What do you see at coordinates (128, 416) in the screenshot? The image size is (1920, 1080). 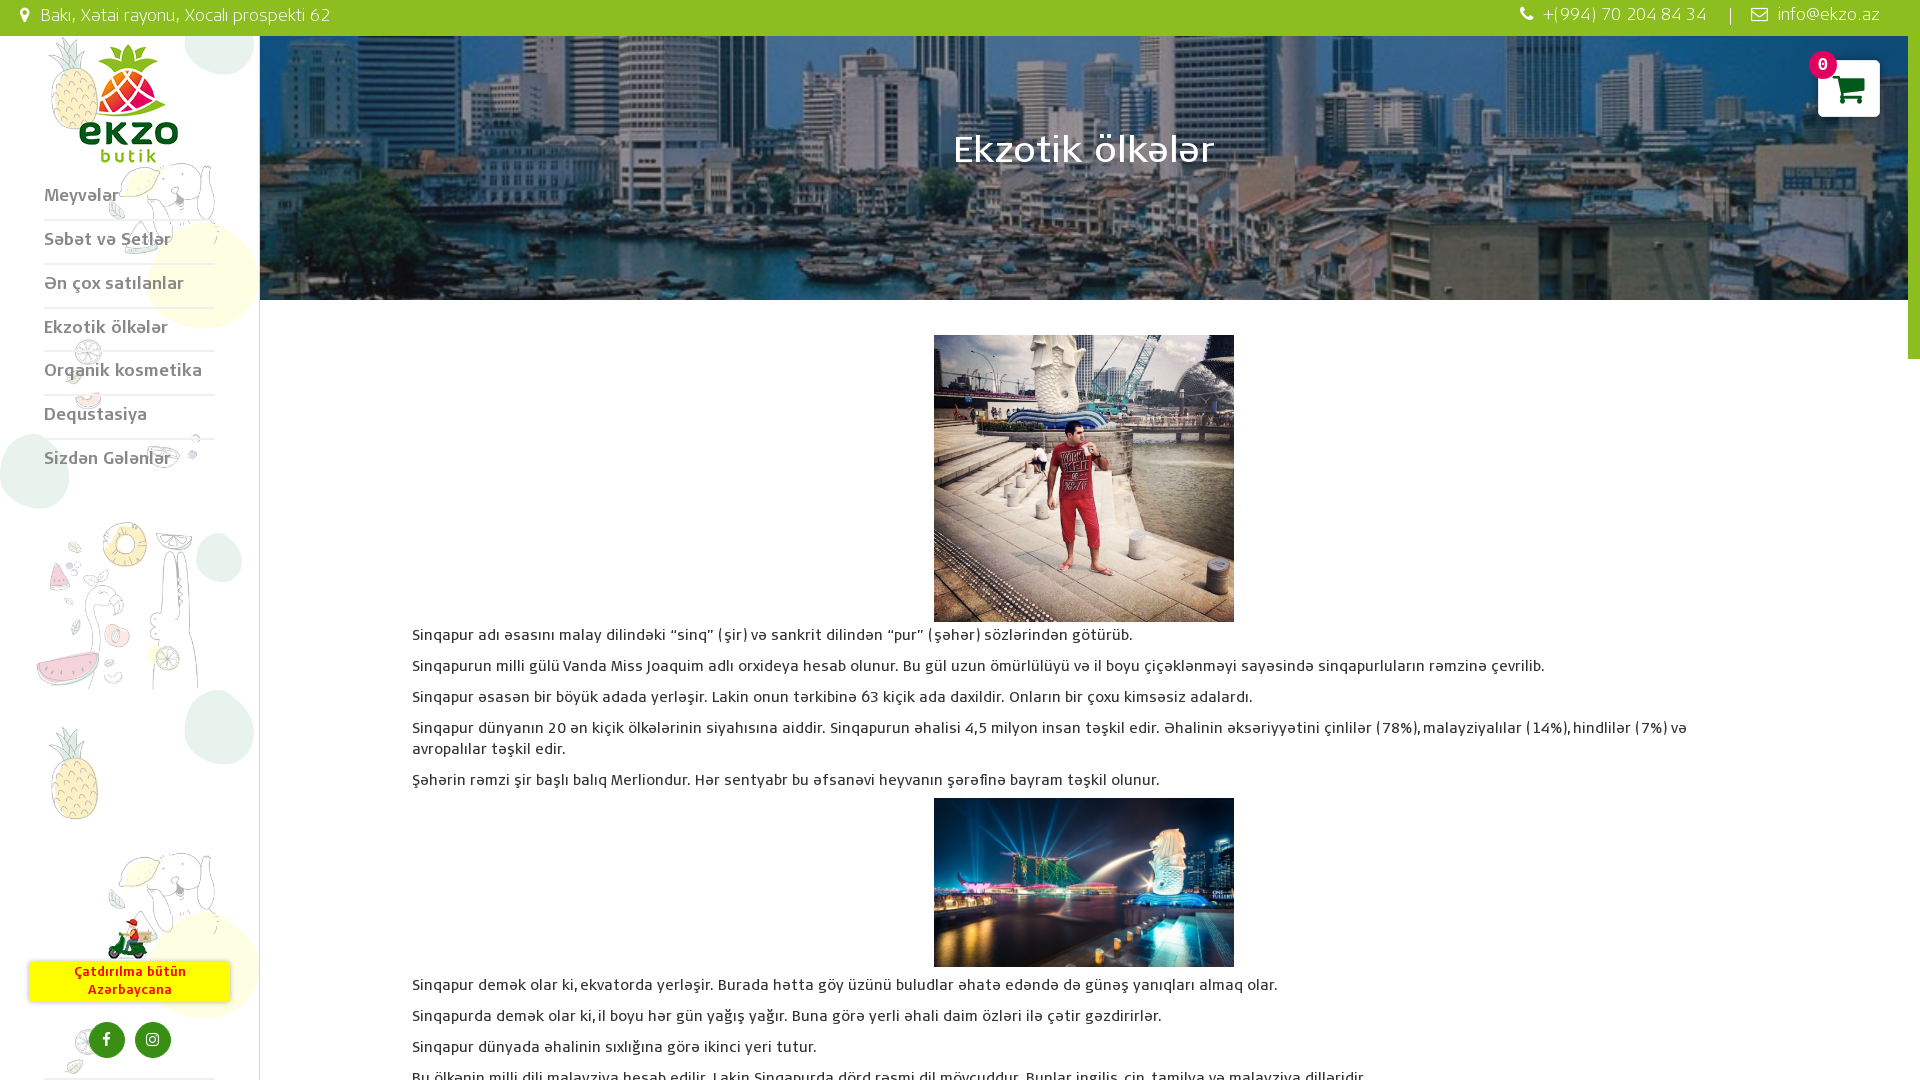 I see `'Dequstasiya'` at bounding box center [128, 416].